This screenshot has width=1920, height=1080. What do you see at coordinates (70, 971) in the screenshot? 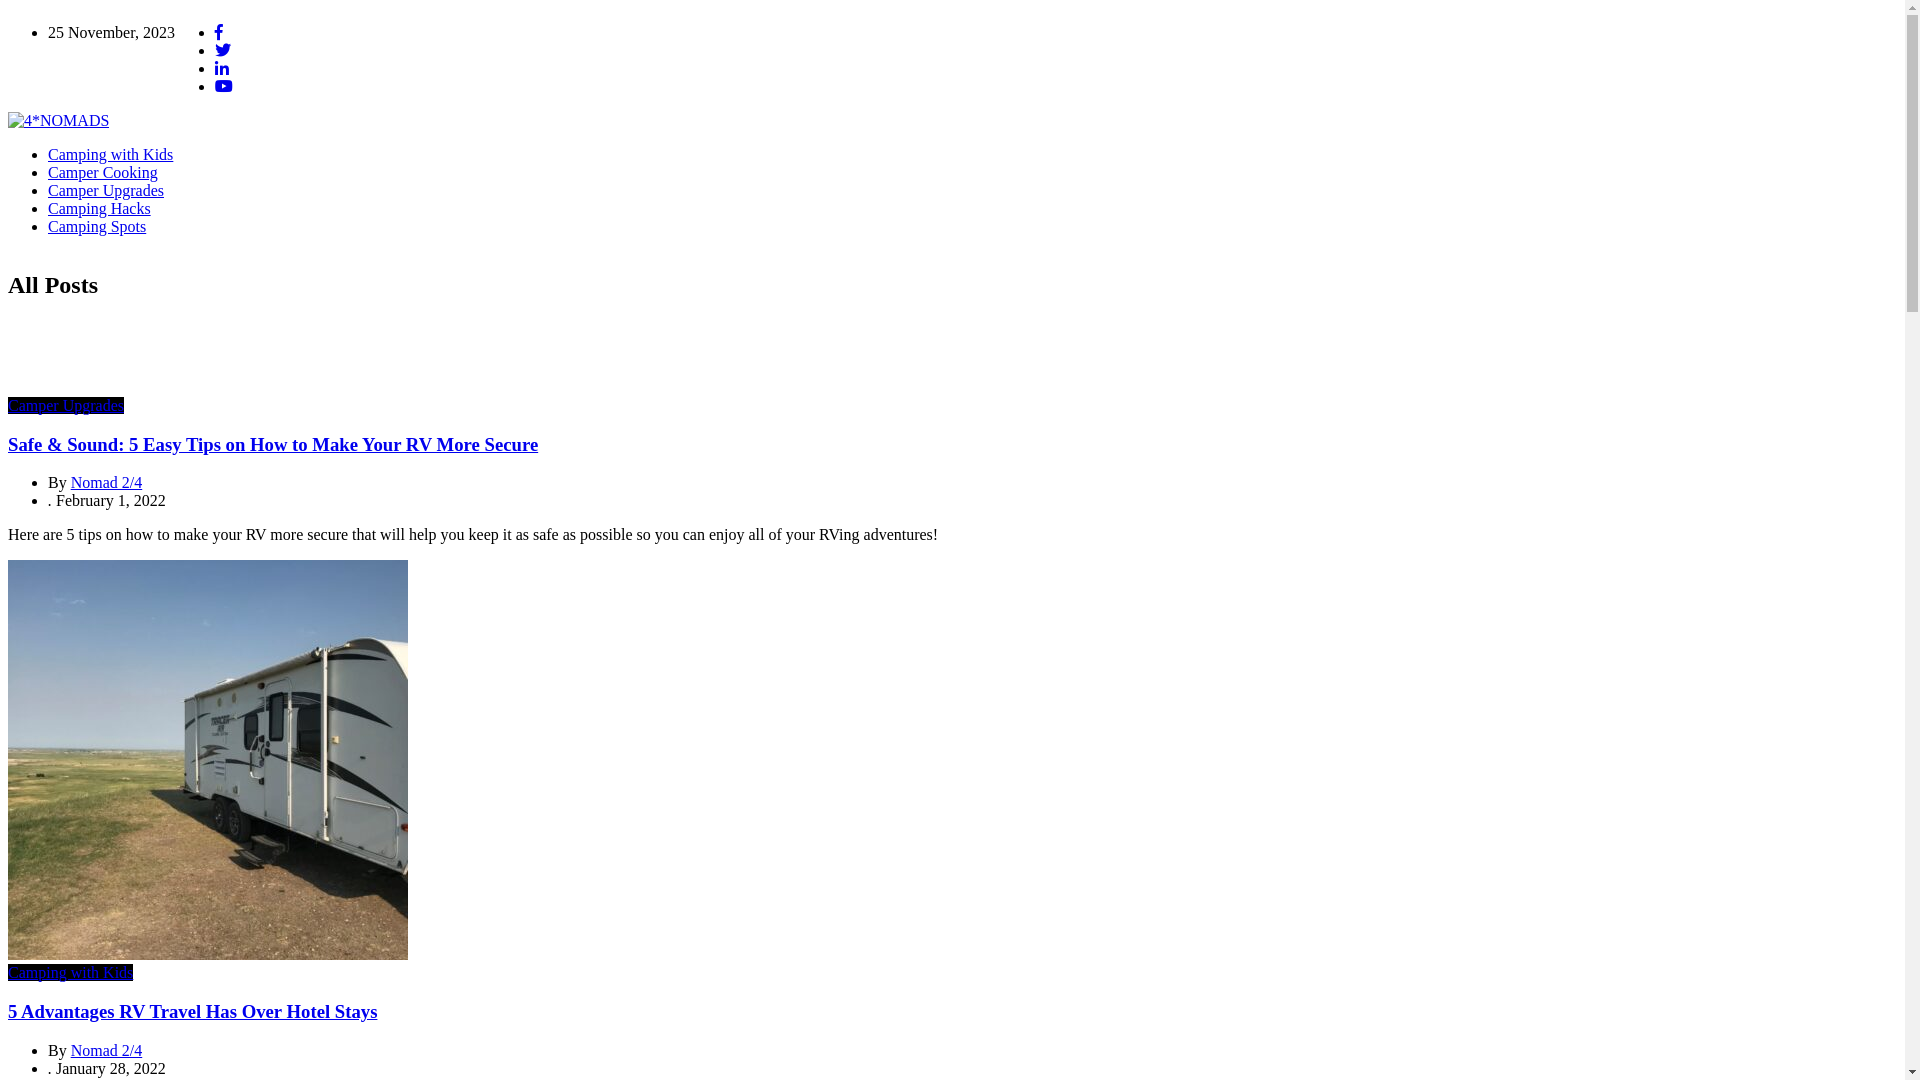
I see `'Camping with Kids'` at bounding box center [70, 971].